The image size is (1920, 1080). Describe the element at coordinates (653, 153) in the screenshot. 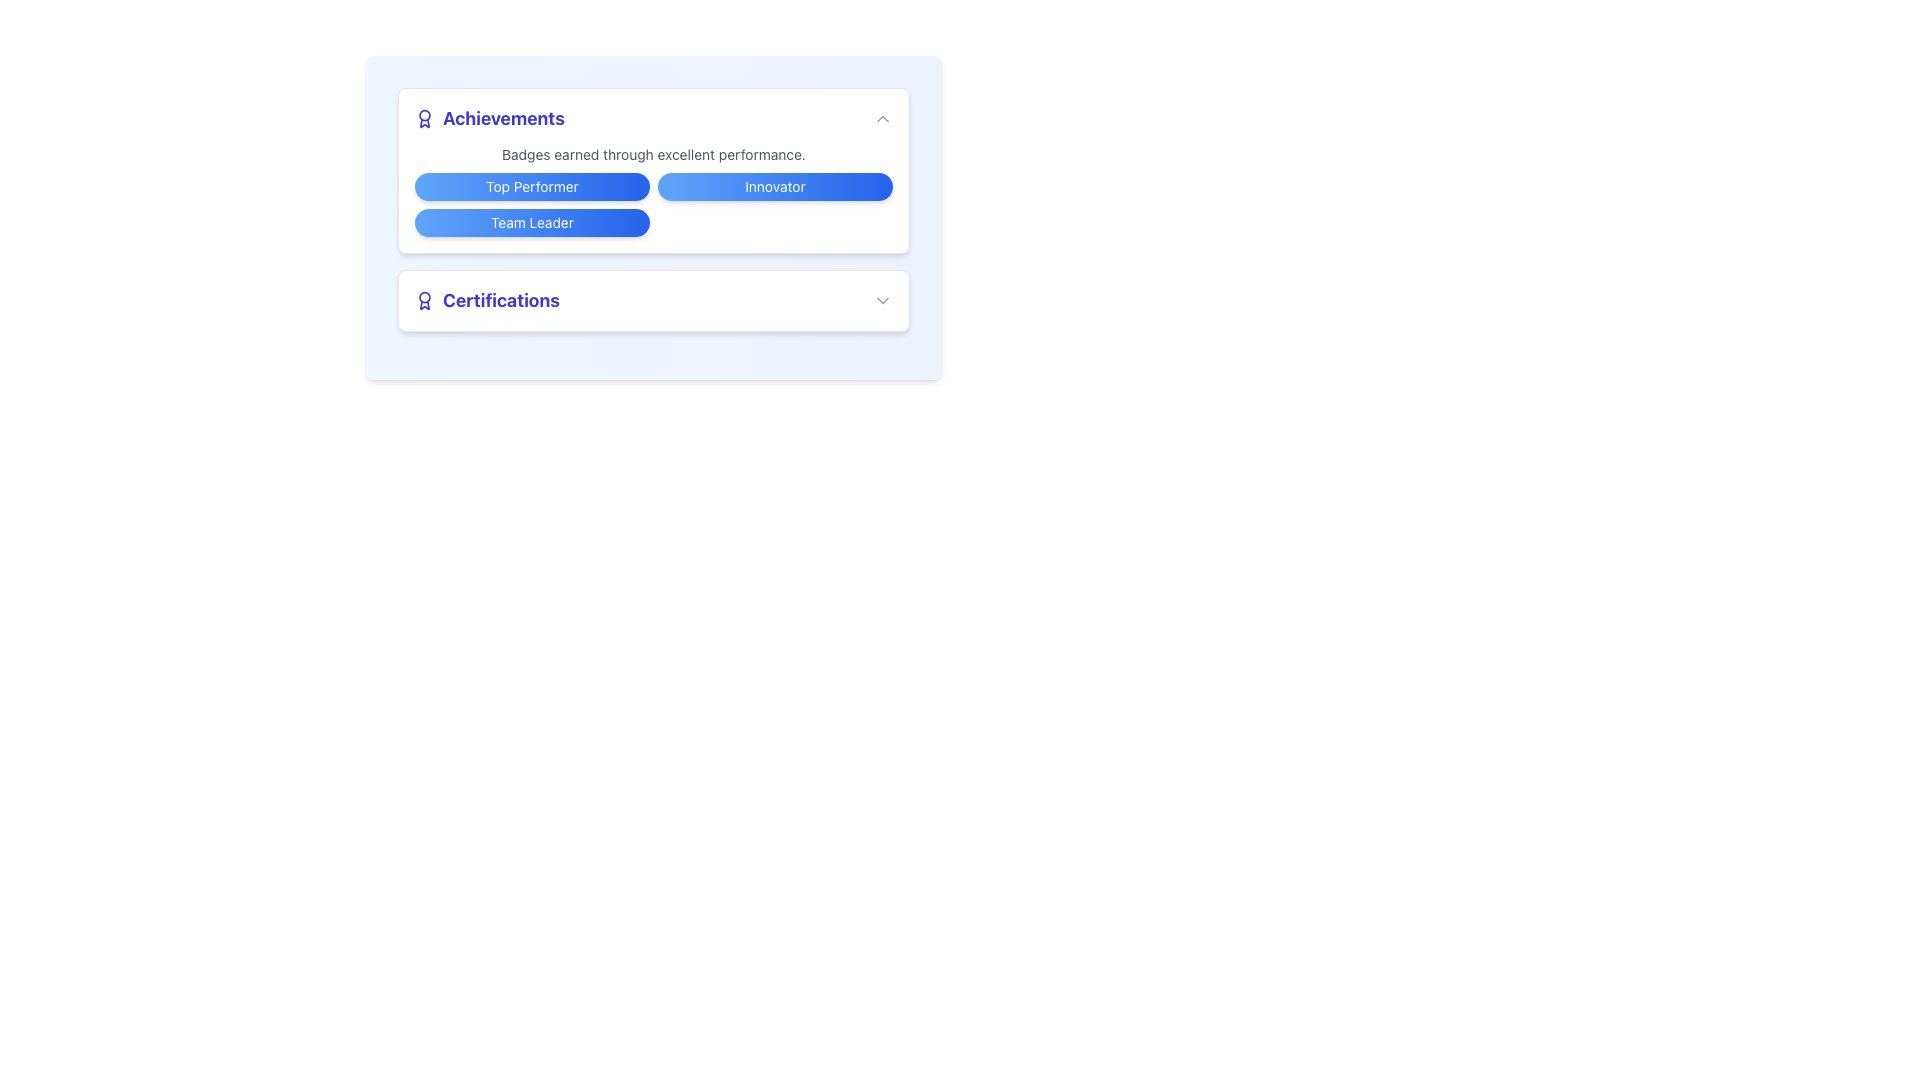

I see `the Text Label that provides context for the badge elements such as 'Top Performer', 'Innovator', and 'Team Leader'` at that location.